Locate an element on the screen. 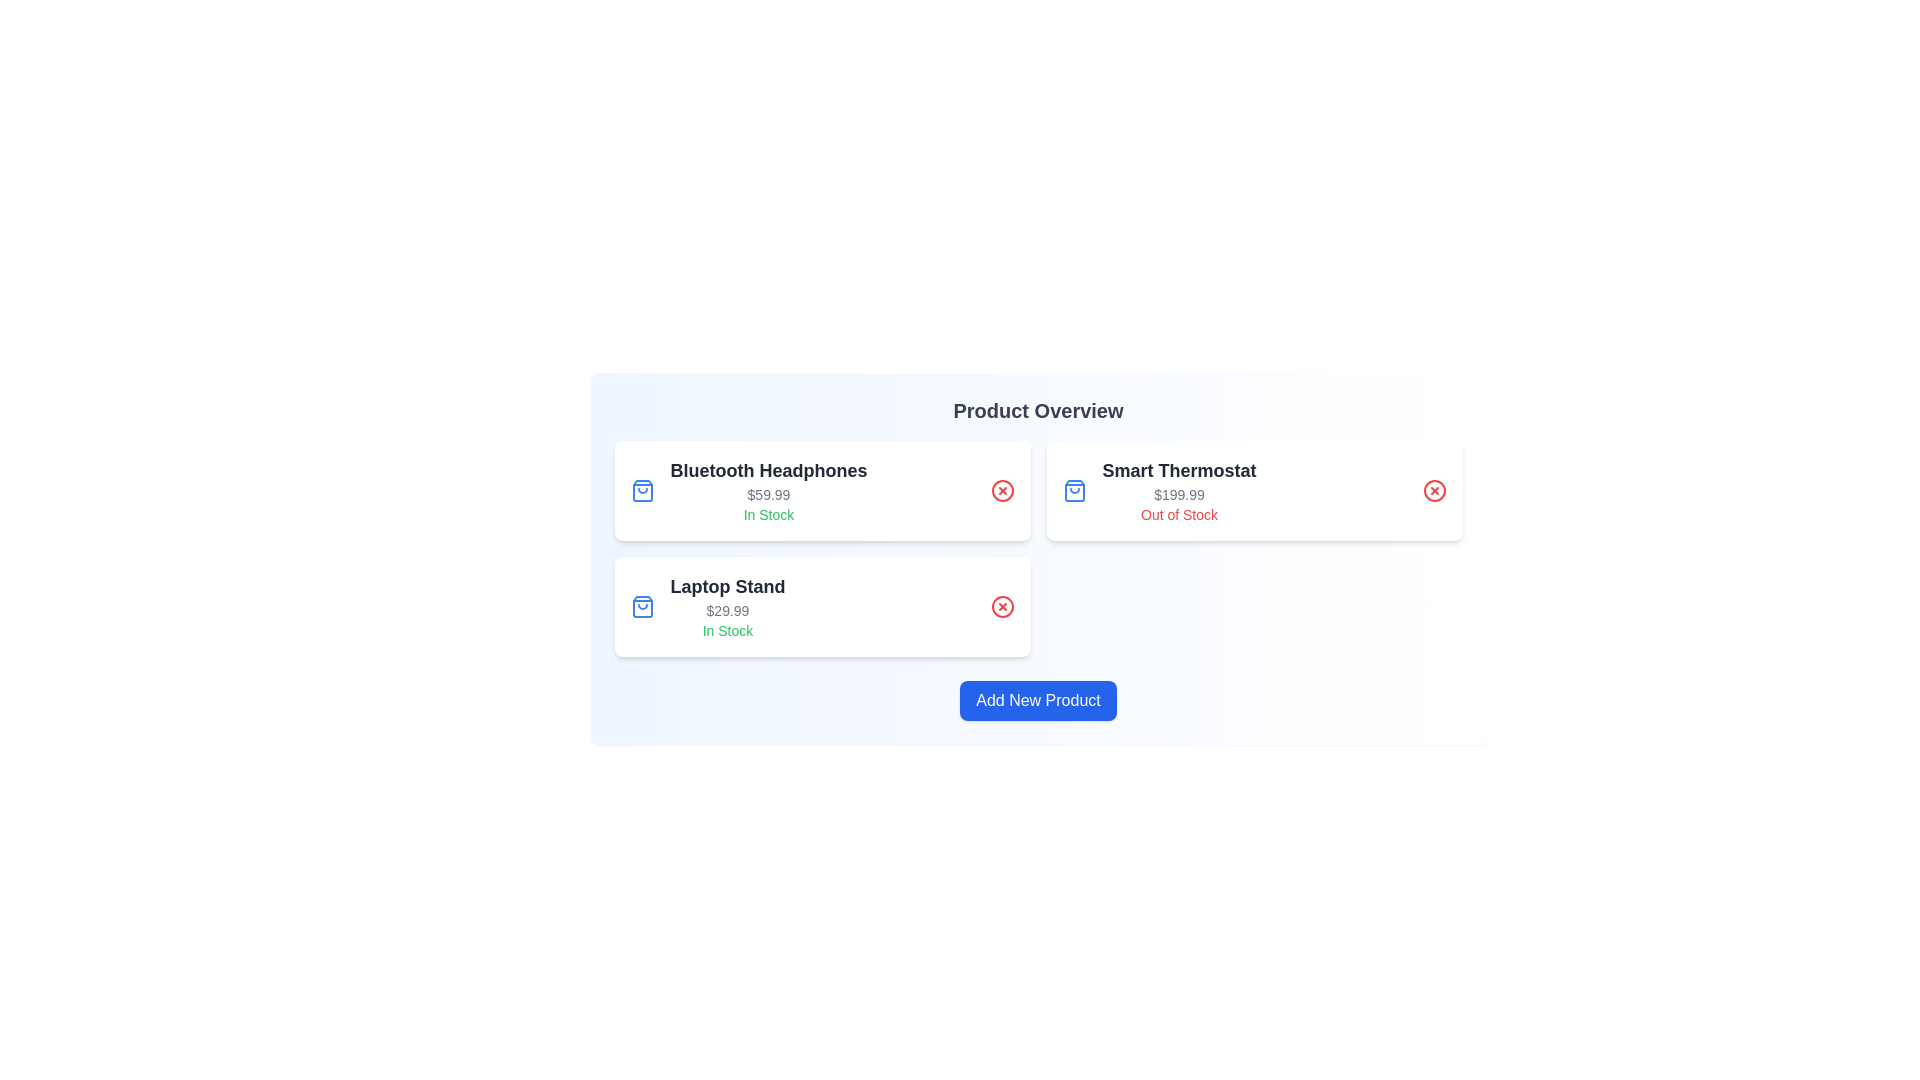  the 'Add New Product' button is located at coordinates (1037, 700).